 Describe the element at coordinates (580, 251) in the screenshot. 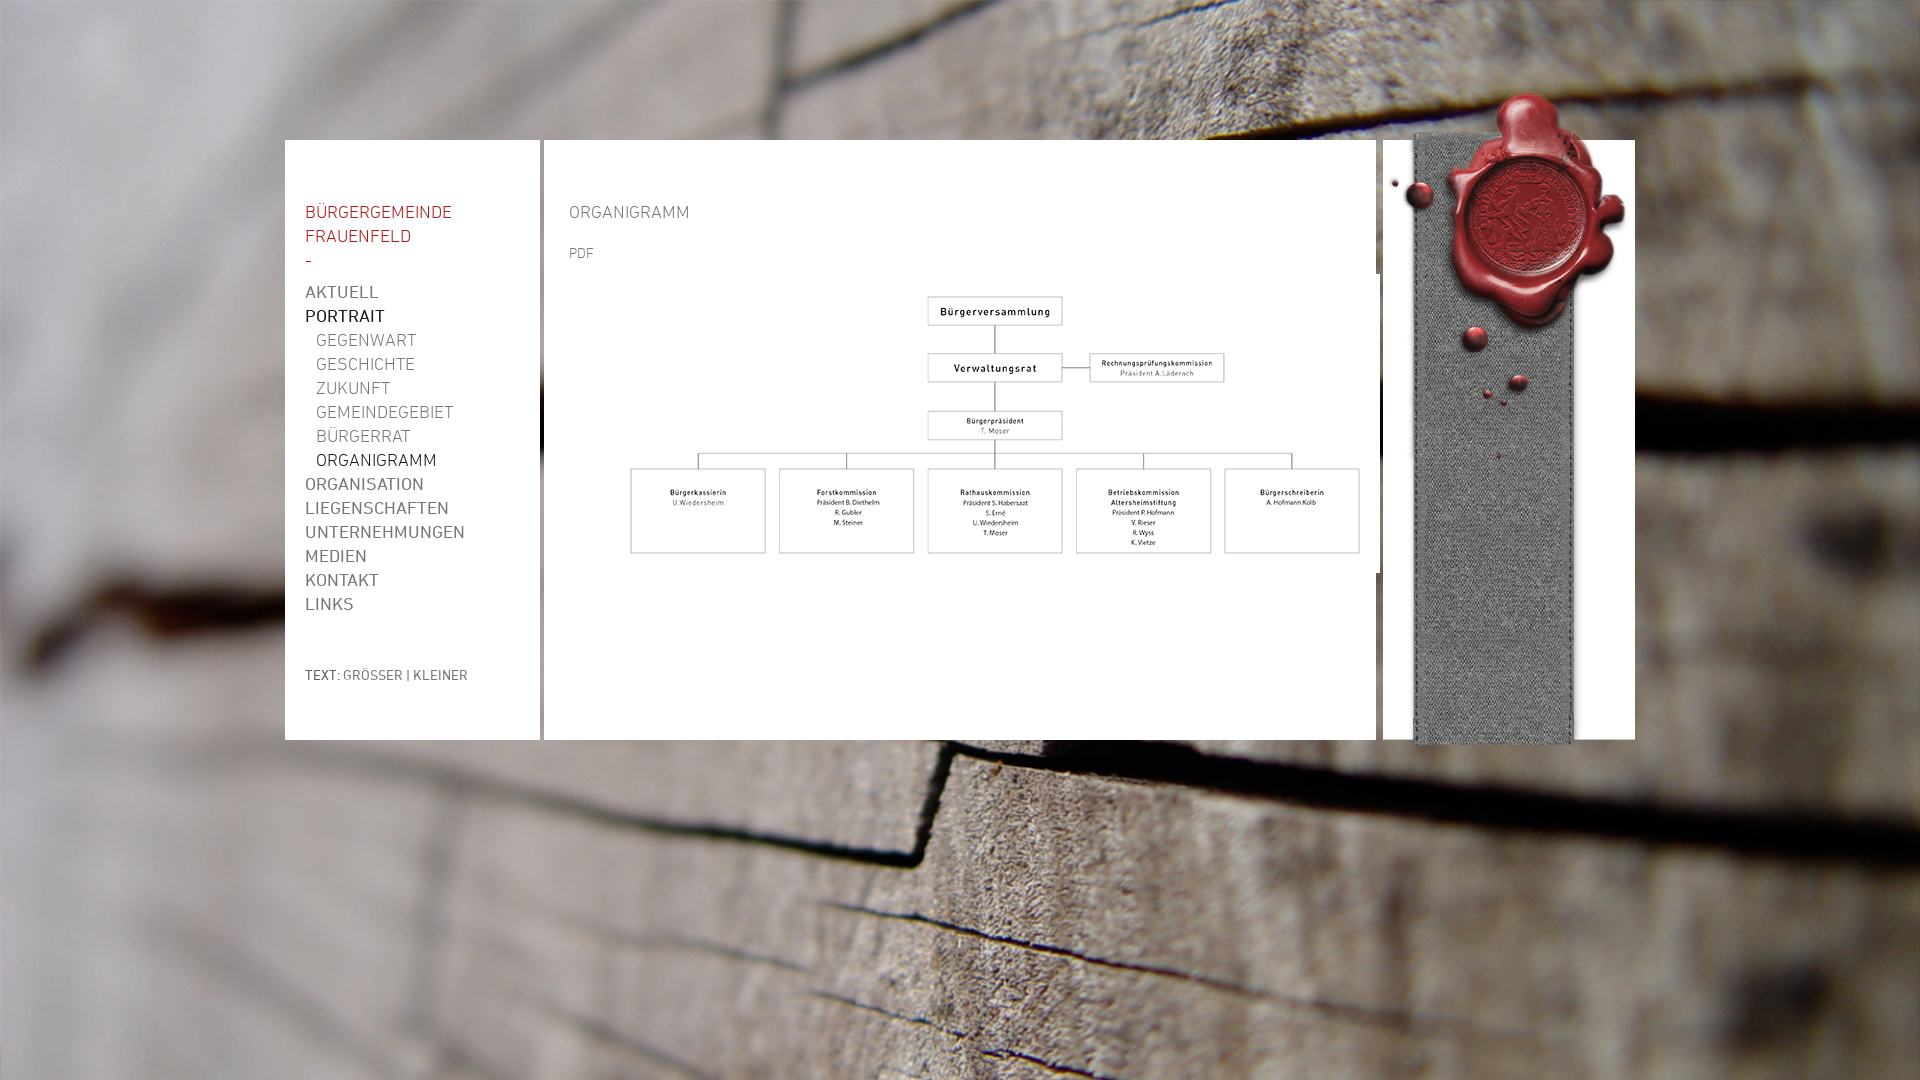

I see `'PDF'` at that location.